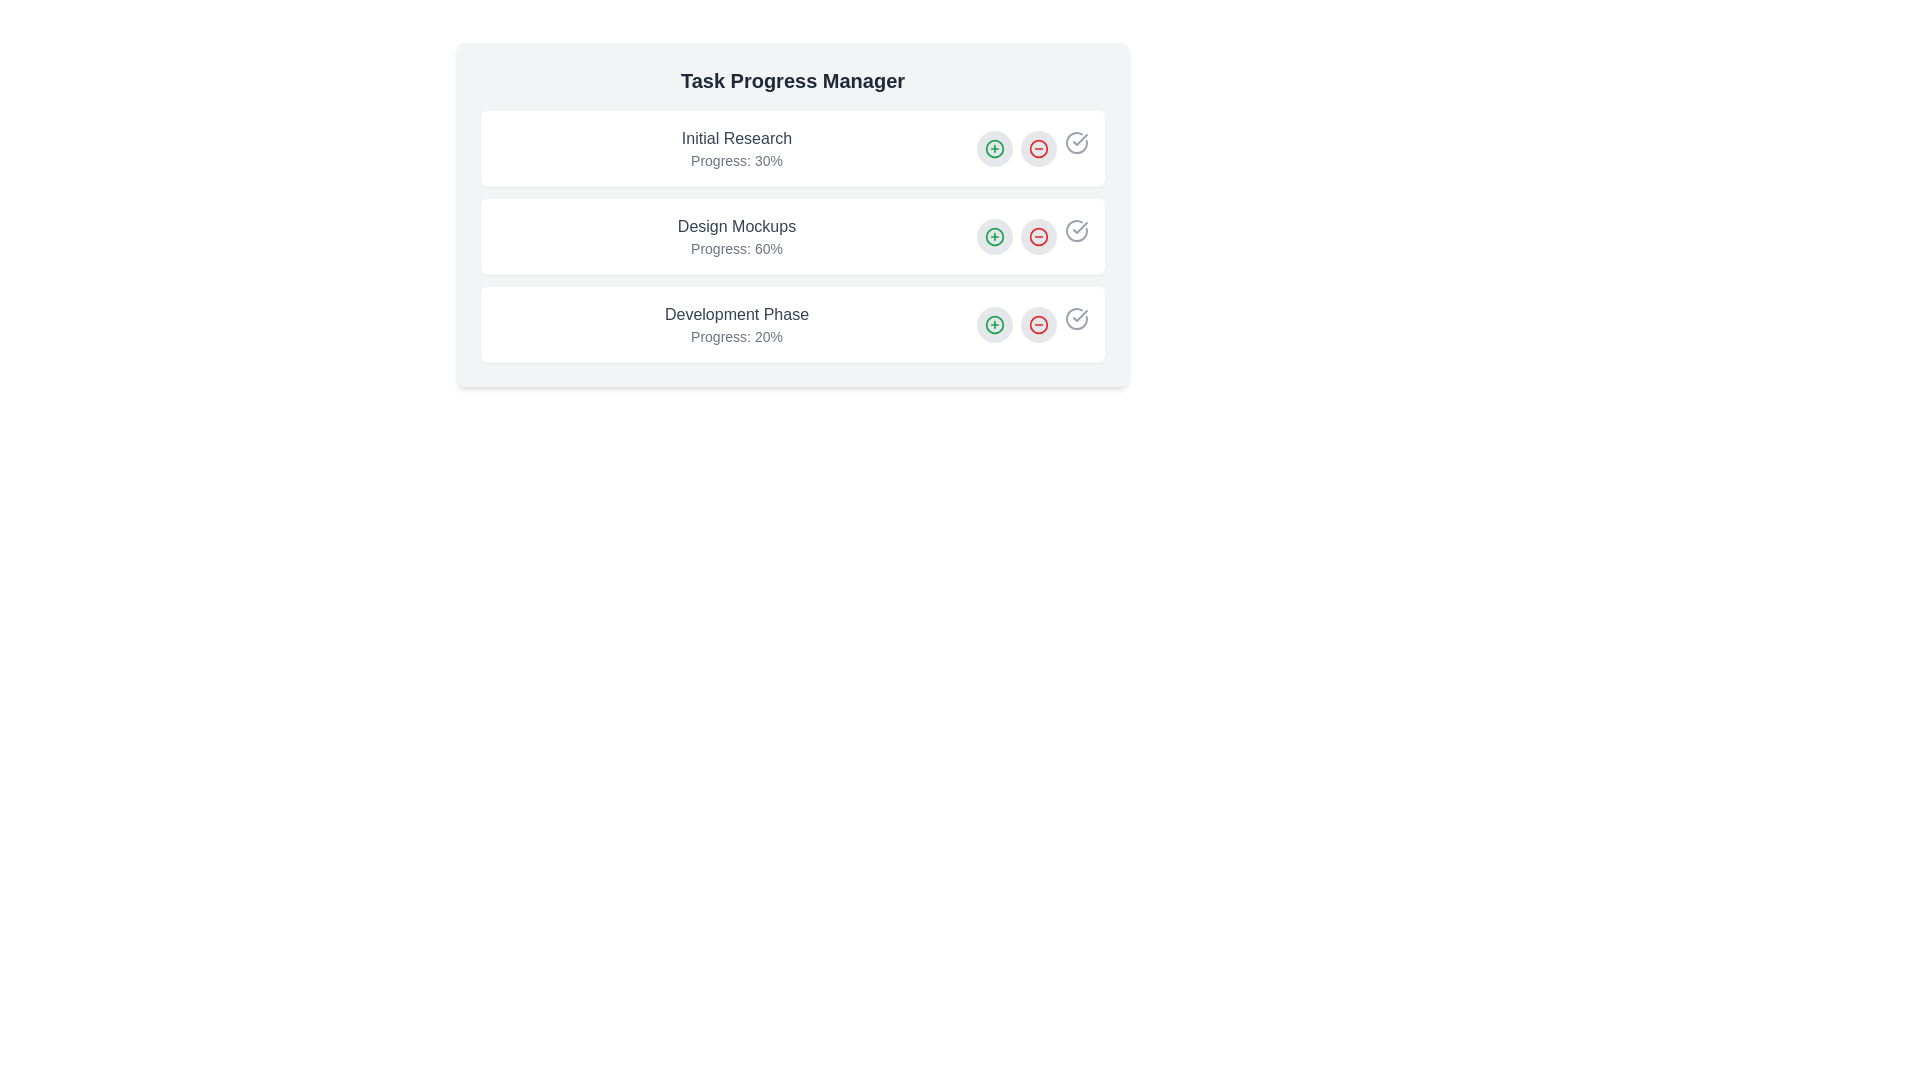  What do you see at coordinates (994, 323) in the screenshot?
I see `the 'add' button located on the rightmost side of the 'Development Phase' row in the vertical list` at bounding box center [994, 323].